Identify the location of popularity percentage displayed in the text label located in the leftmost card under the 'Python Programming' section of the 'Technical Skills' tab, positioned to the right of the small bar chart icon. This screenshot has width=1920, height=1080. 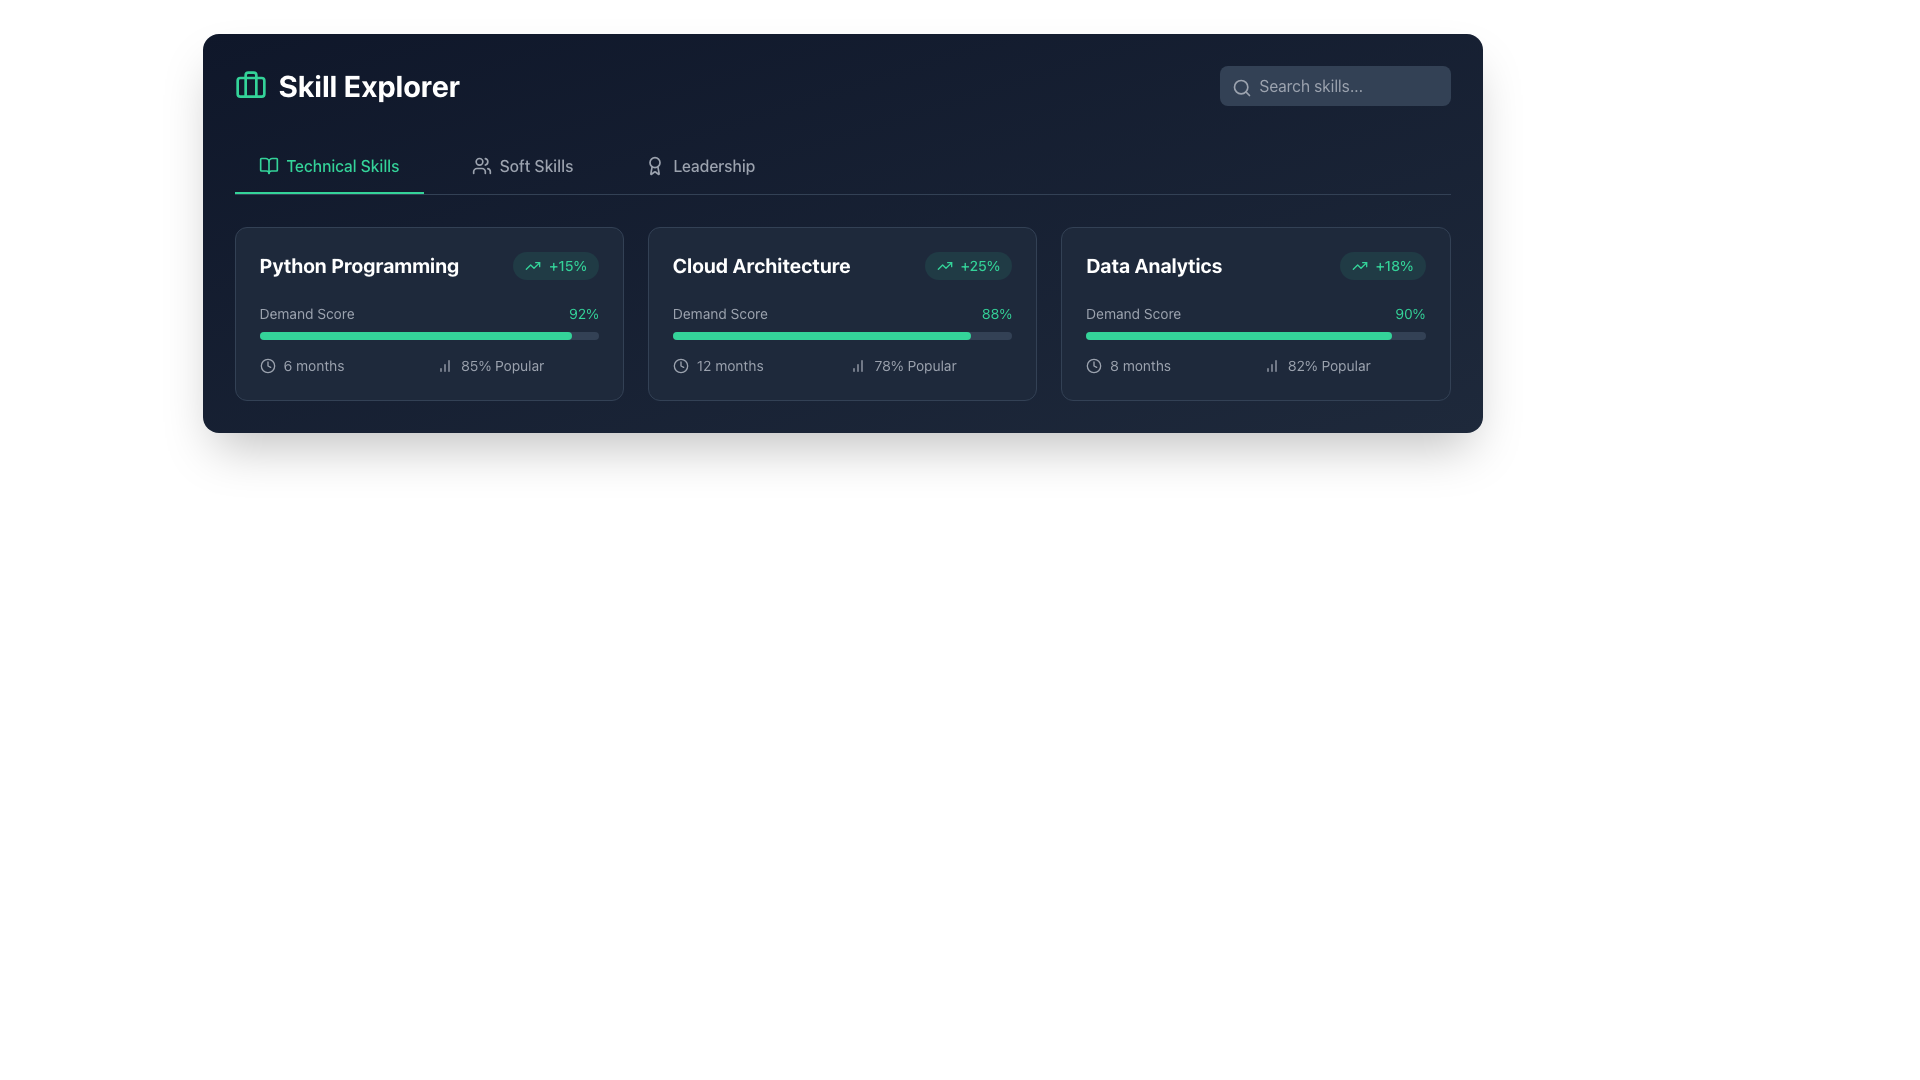
(502, 366).